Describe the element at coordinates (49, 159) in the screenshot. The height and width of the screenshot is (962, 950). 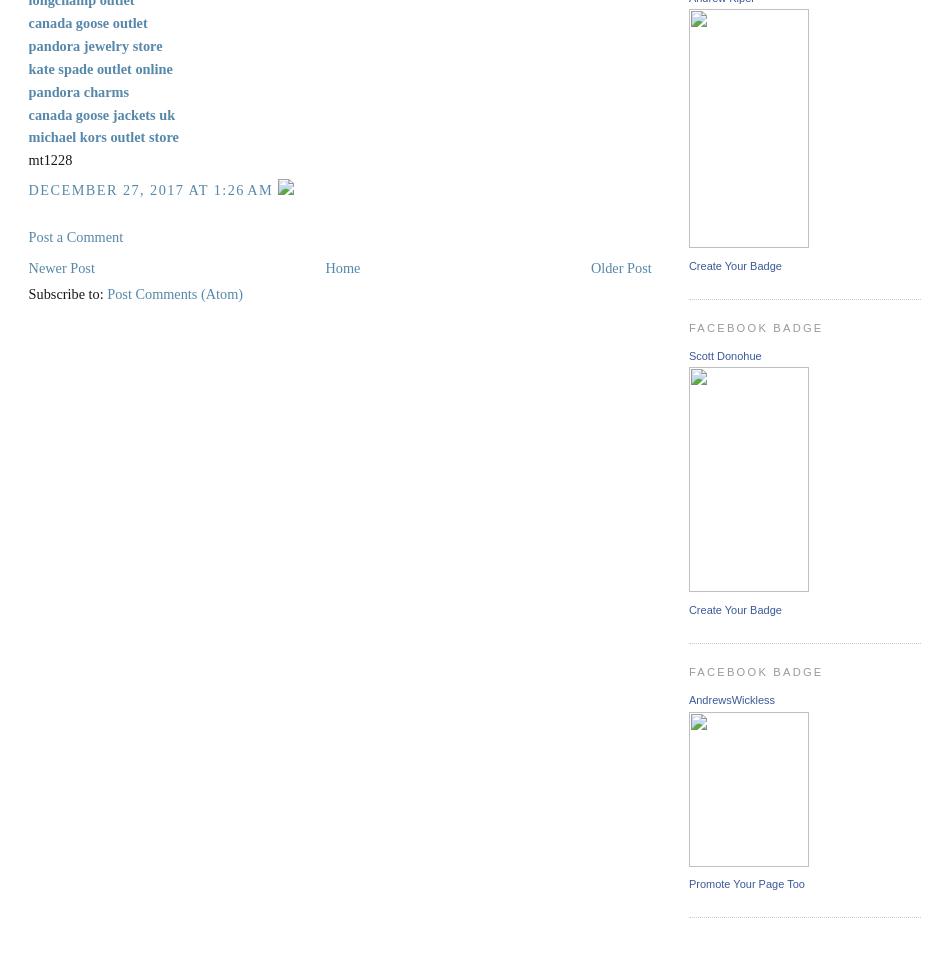
I see `'mt1228'` at that location.